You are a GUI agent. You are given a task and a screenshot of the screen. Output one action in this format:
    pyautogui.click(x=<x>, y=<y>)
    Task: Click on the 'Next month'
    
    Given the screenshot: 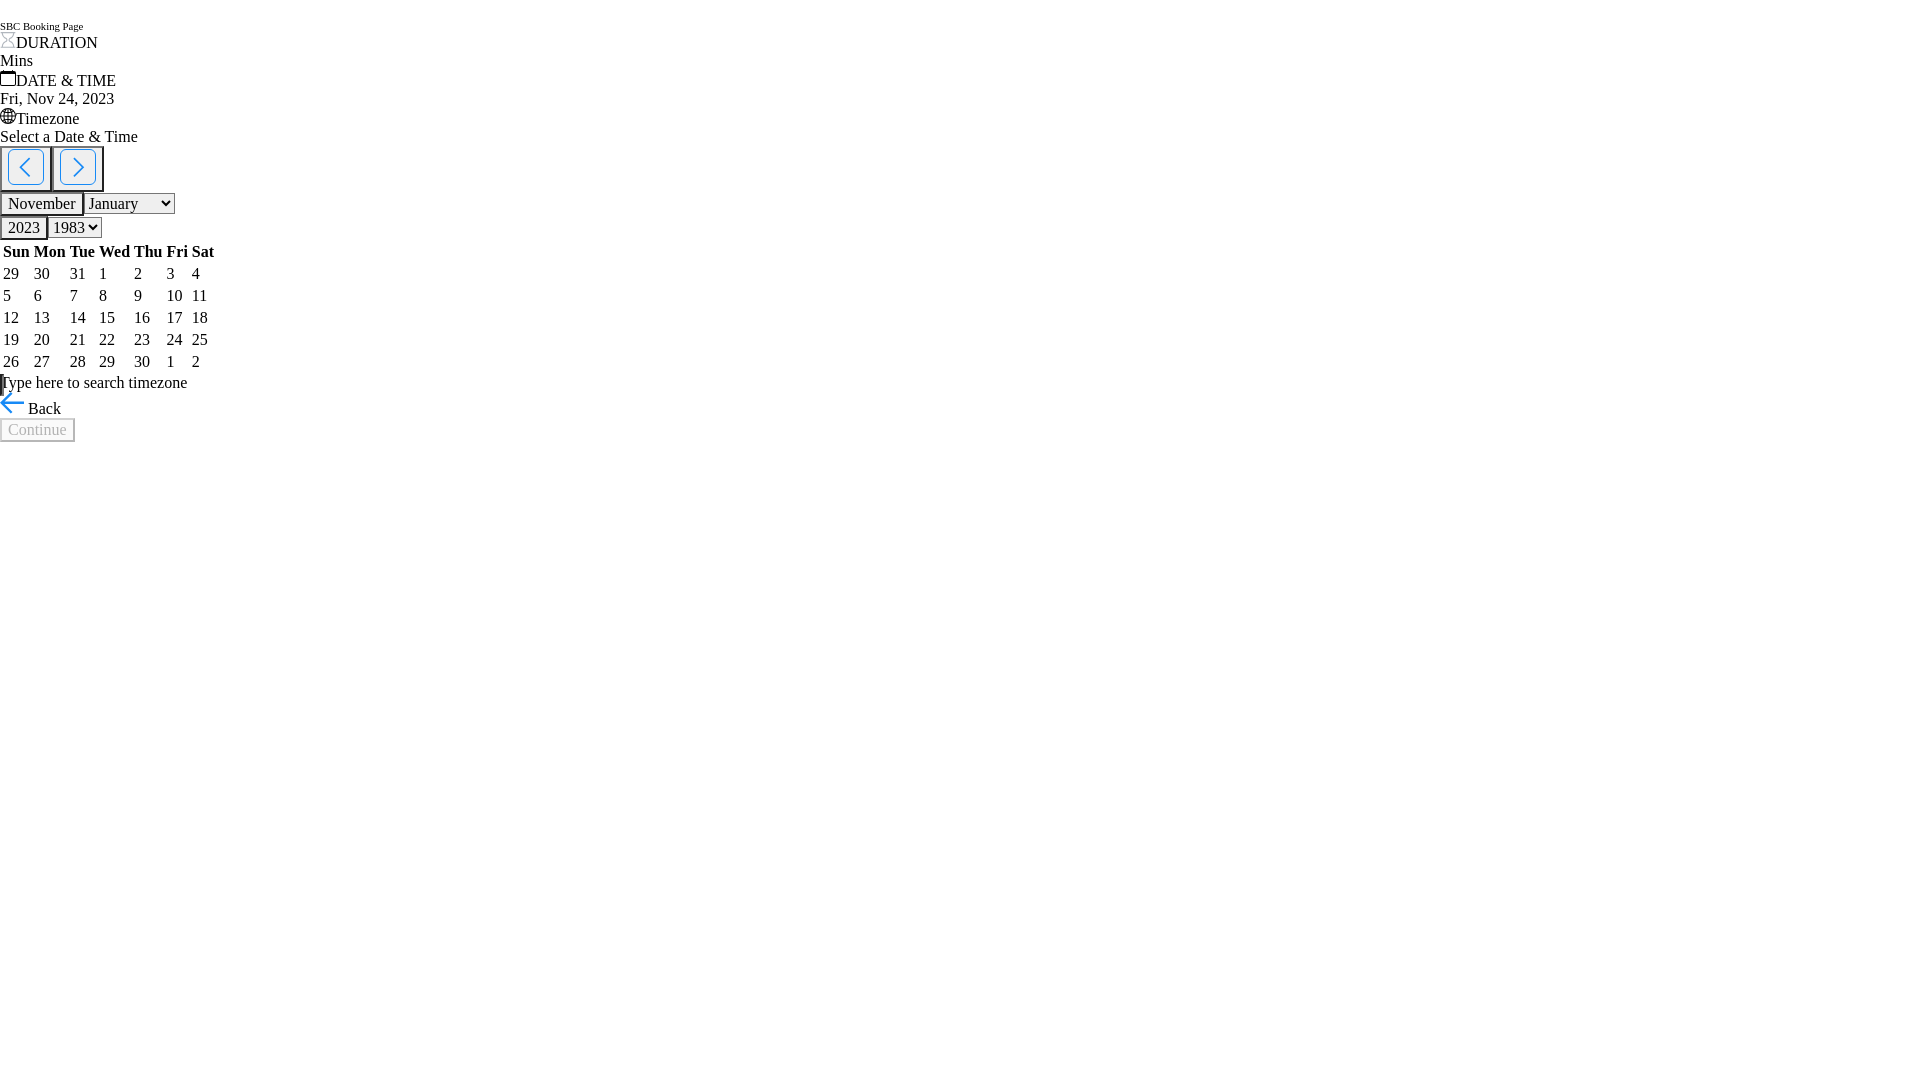 What is the action you would take?
    pyautogui.click(x=77, y=168)
    